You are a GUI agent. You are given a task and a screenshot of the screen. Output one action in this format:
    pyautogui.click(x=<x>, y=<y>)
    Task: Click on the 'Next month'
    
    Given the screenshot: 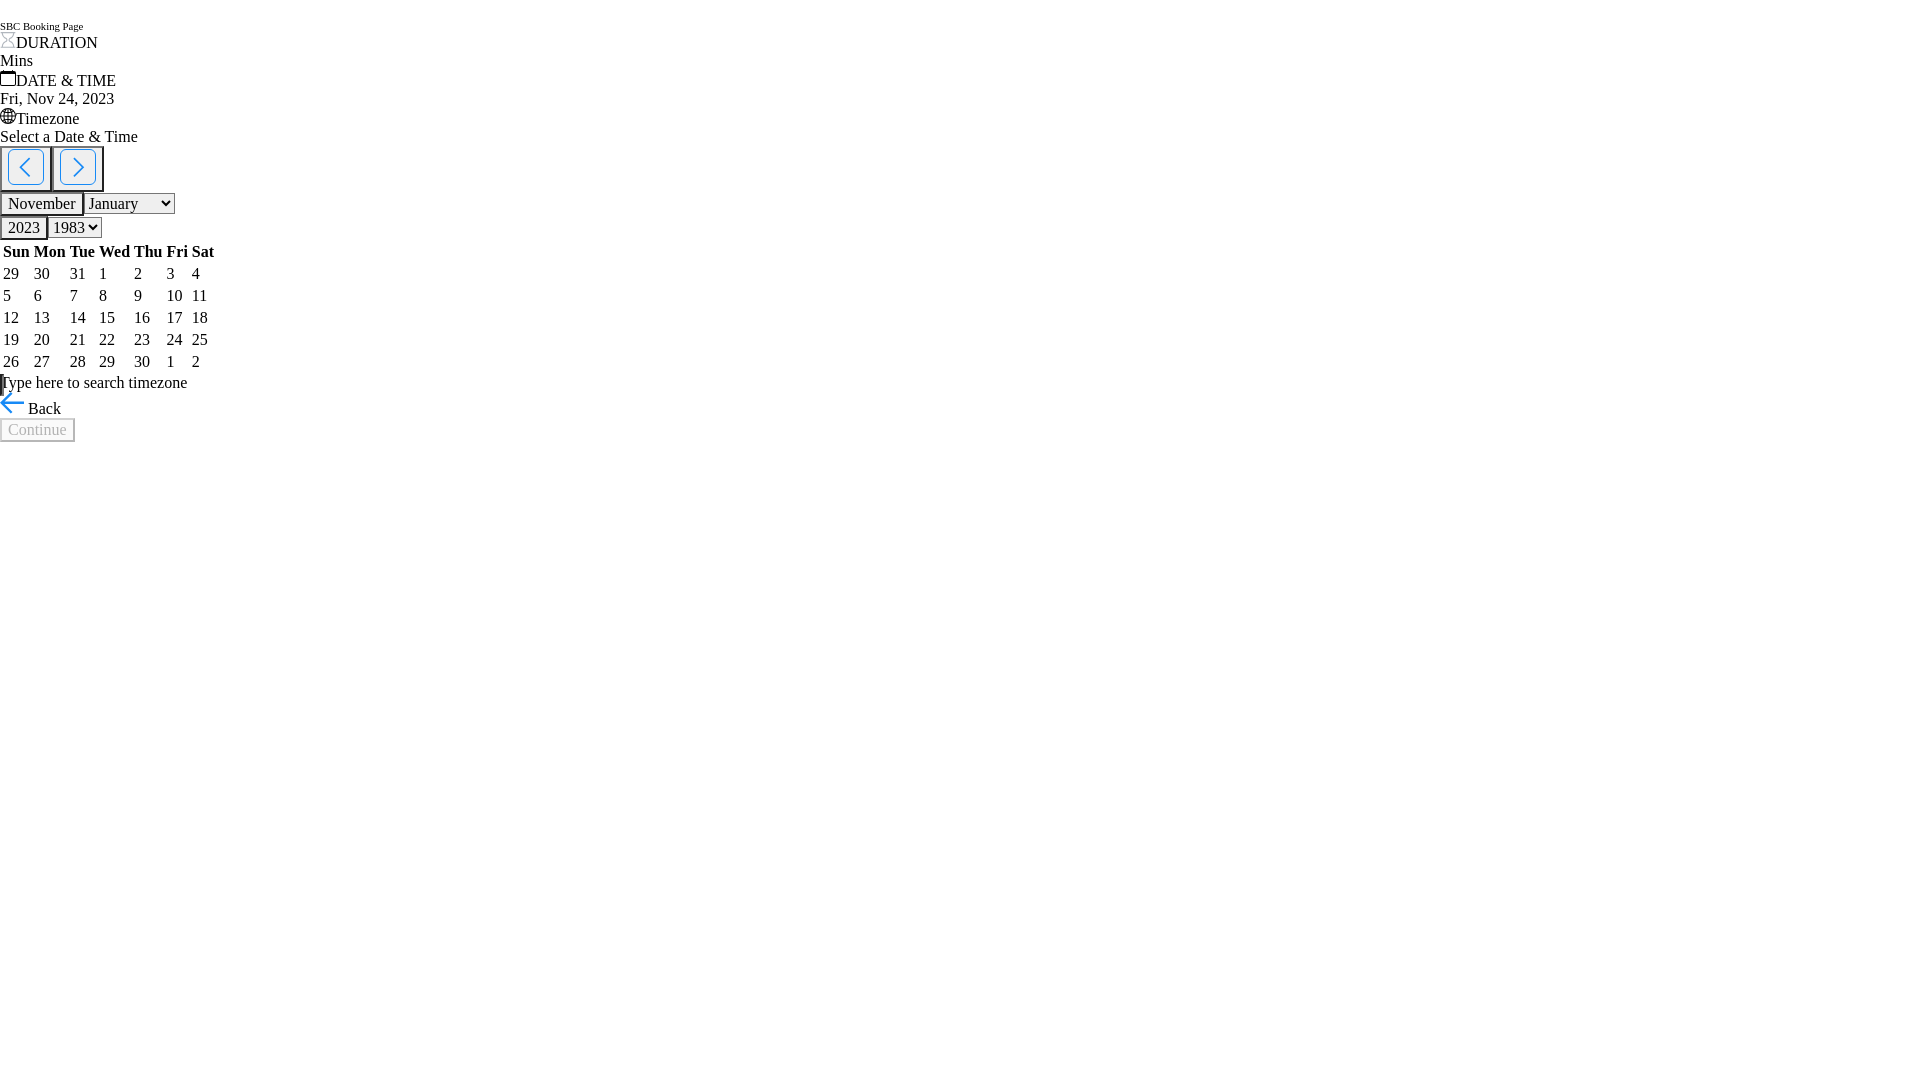 What is the action you would take?
    pyautogui.click(x=77, y=168)
    